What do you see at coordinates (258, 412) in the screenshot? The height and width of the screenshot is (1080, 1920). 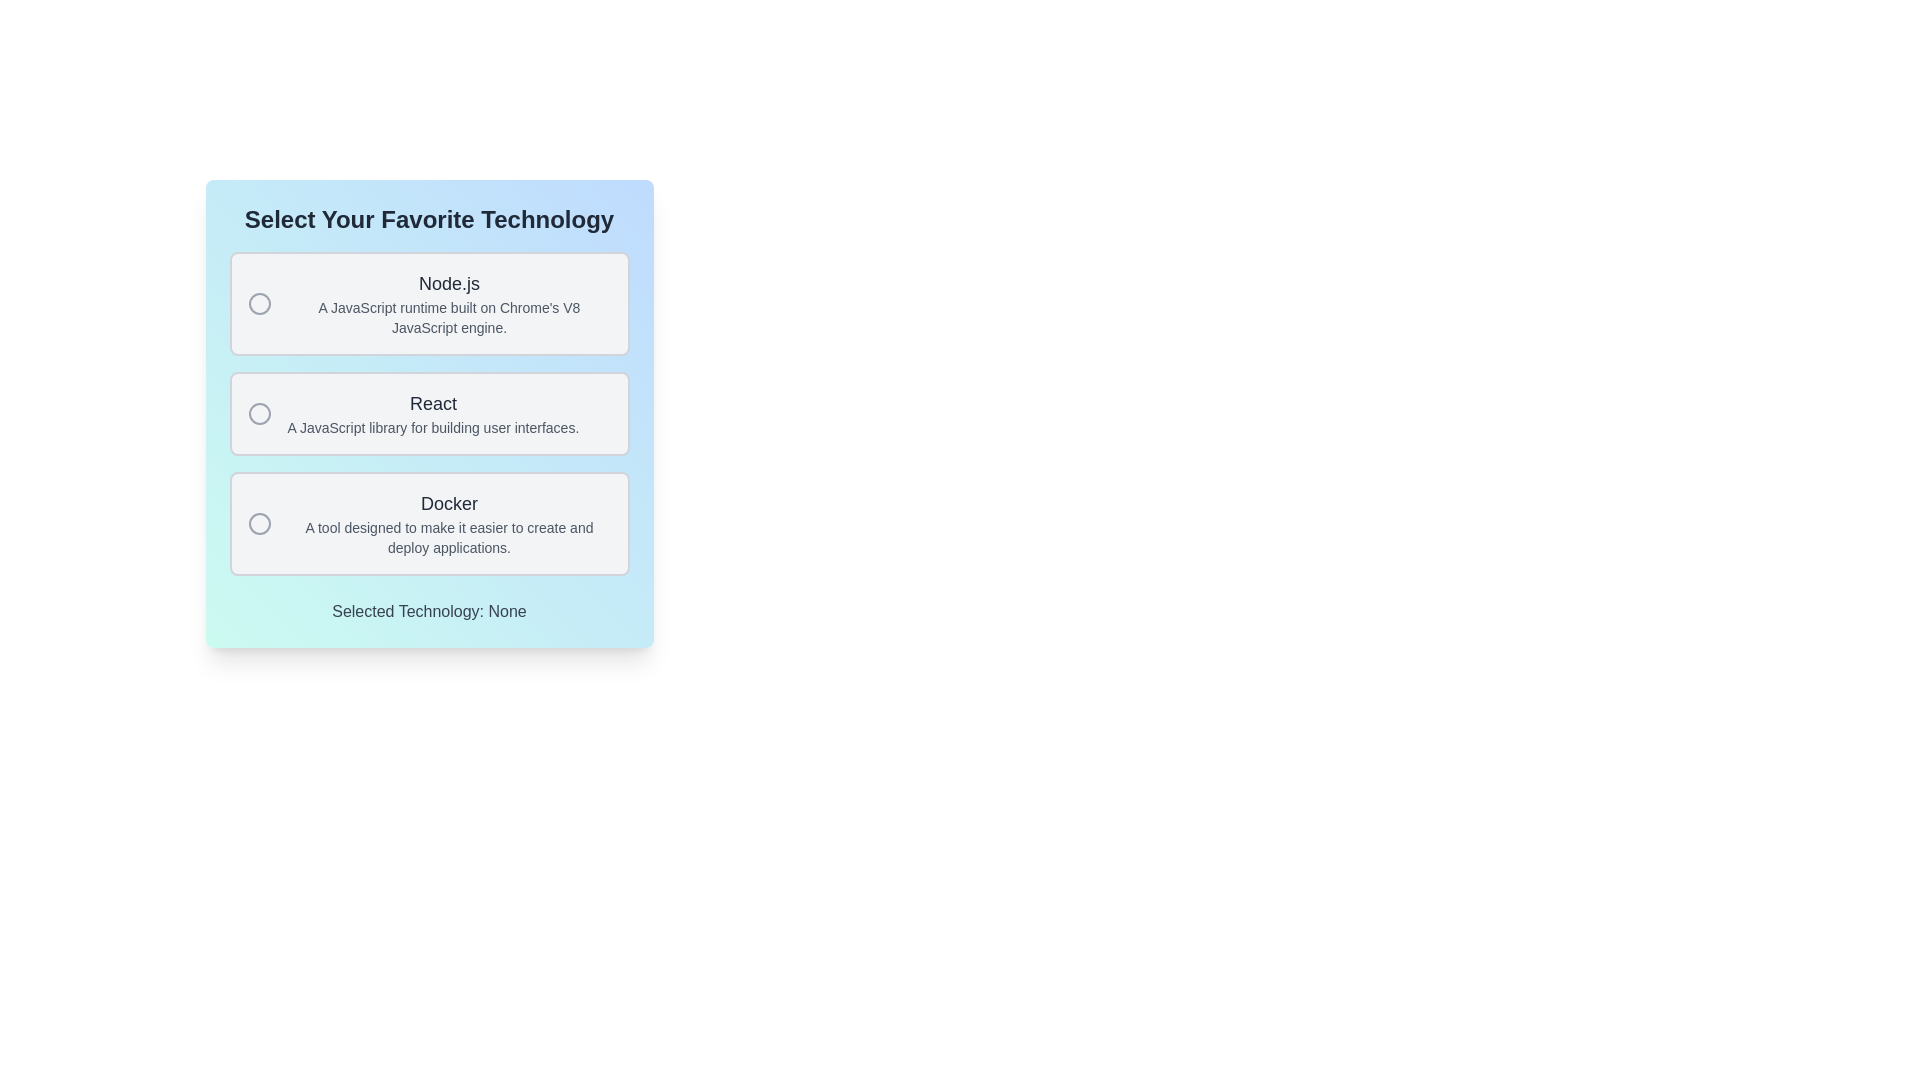 I see `the radio button representing the selection state of the 'React' option in the form` at bounding box center [258, 412].